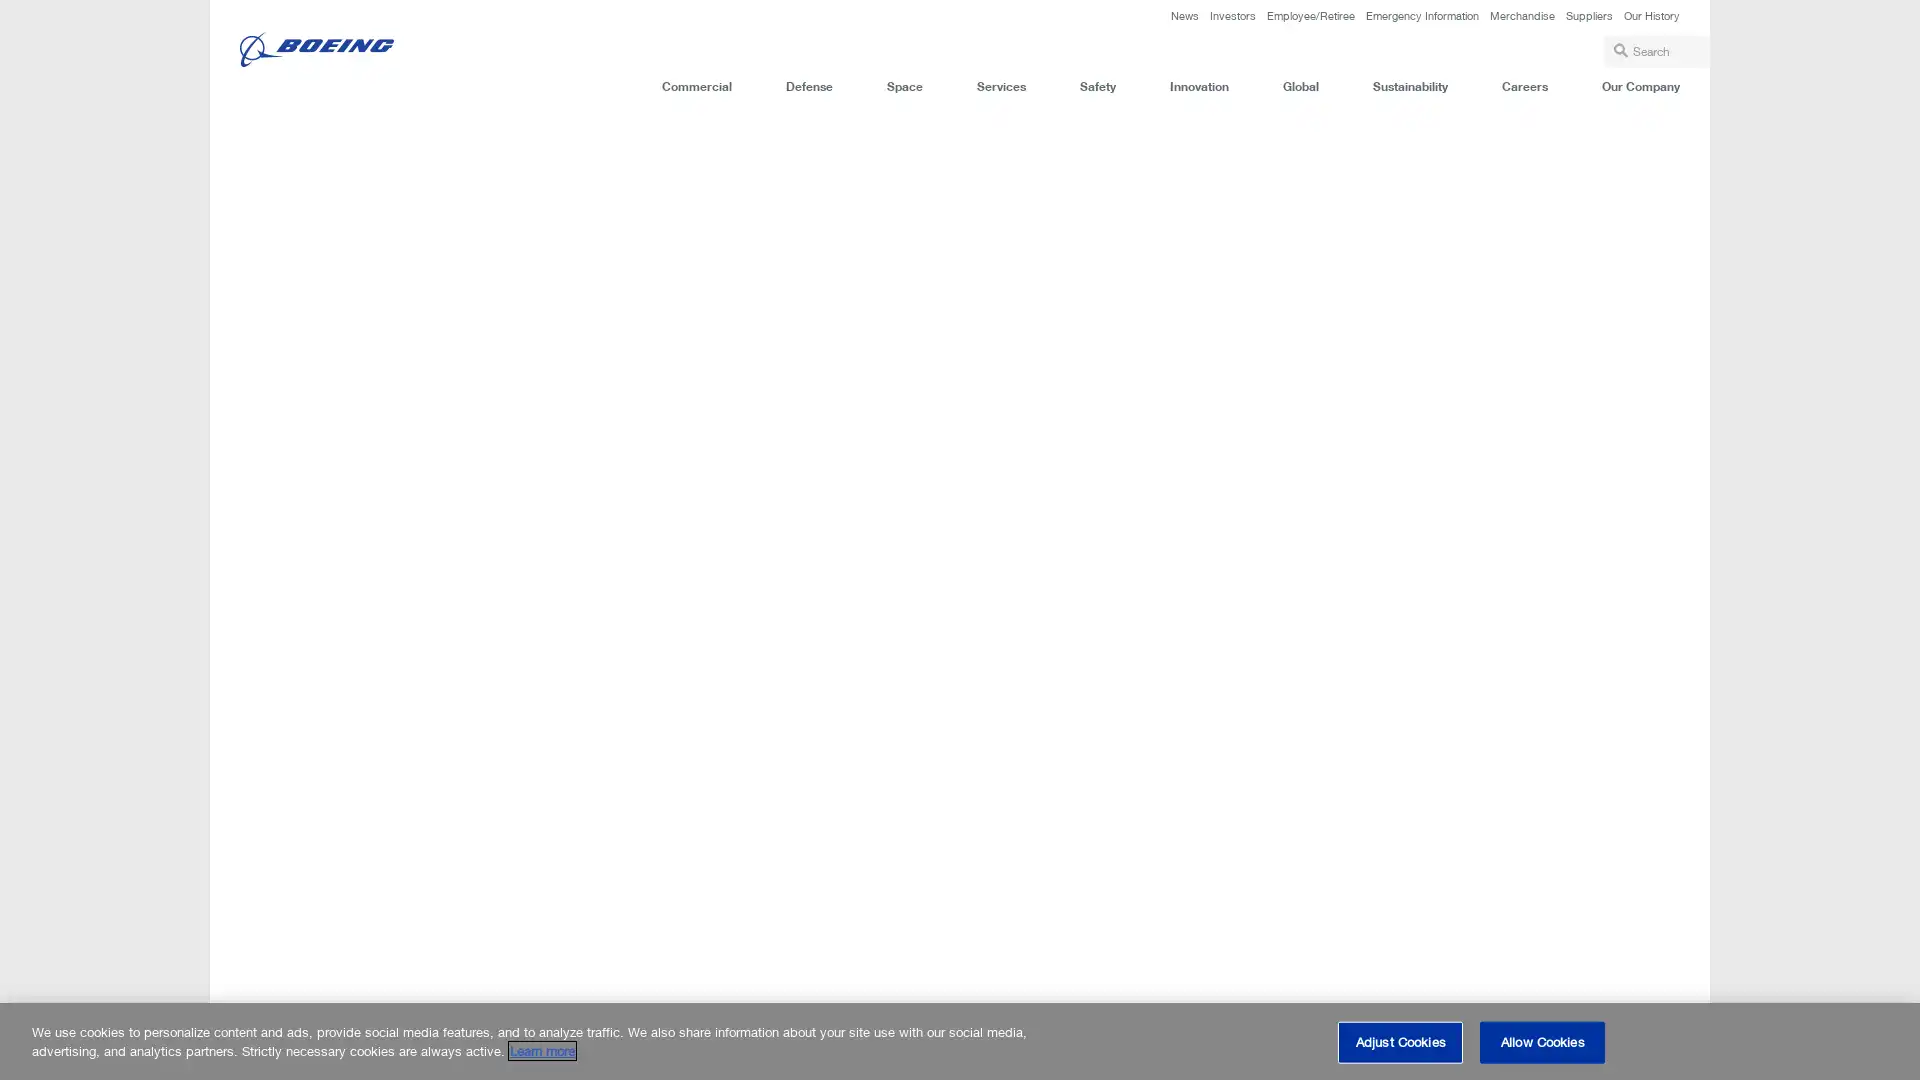 The image size is (1920, 1080). Describe the element at coordinates (1541, 1036) in the screenshot. I see `Allow Cookies` at that location.